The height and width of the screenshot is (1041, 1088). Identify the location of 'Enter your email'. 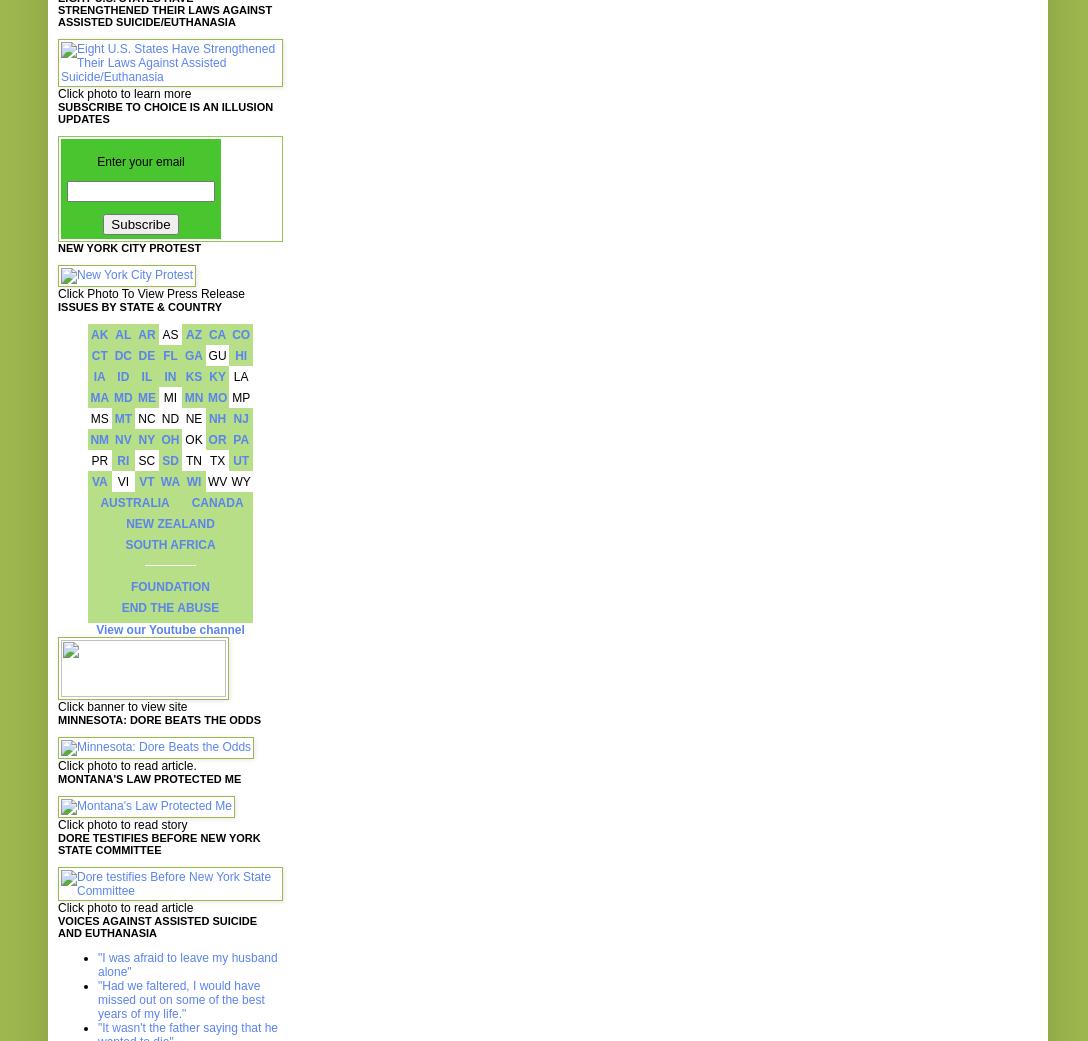
(139, 161).